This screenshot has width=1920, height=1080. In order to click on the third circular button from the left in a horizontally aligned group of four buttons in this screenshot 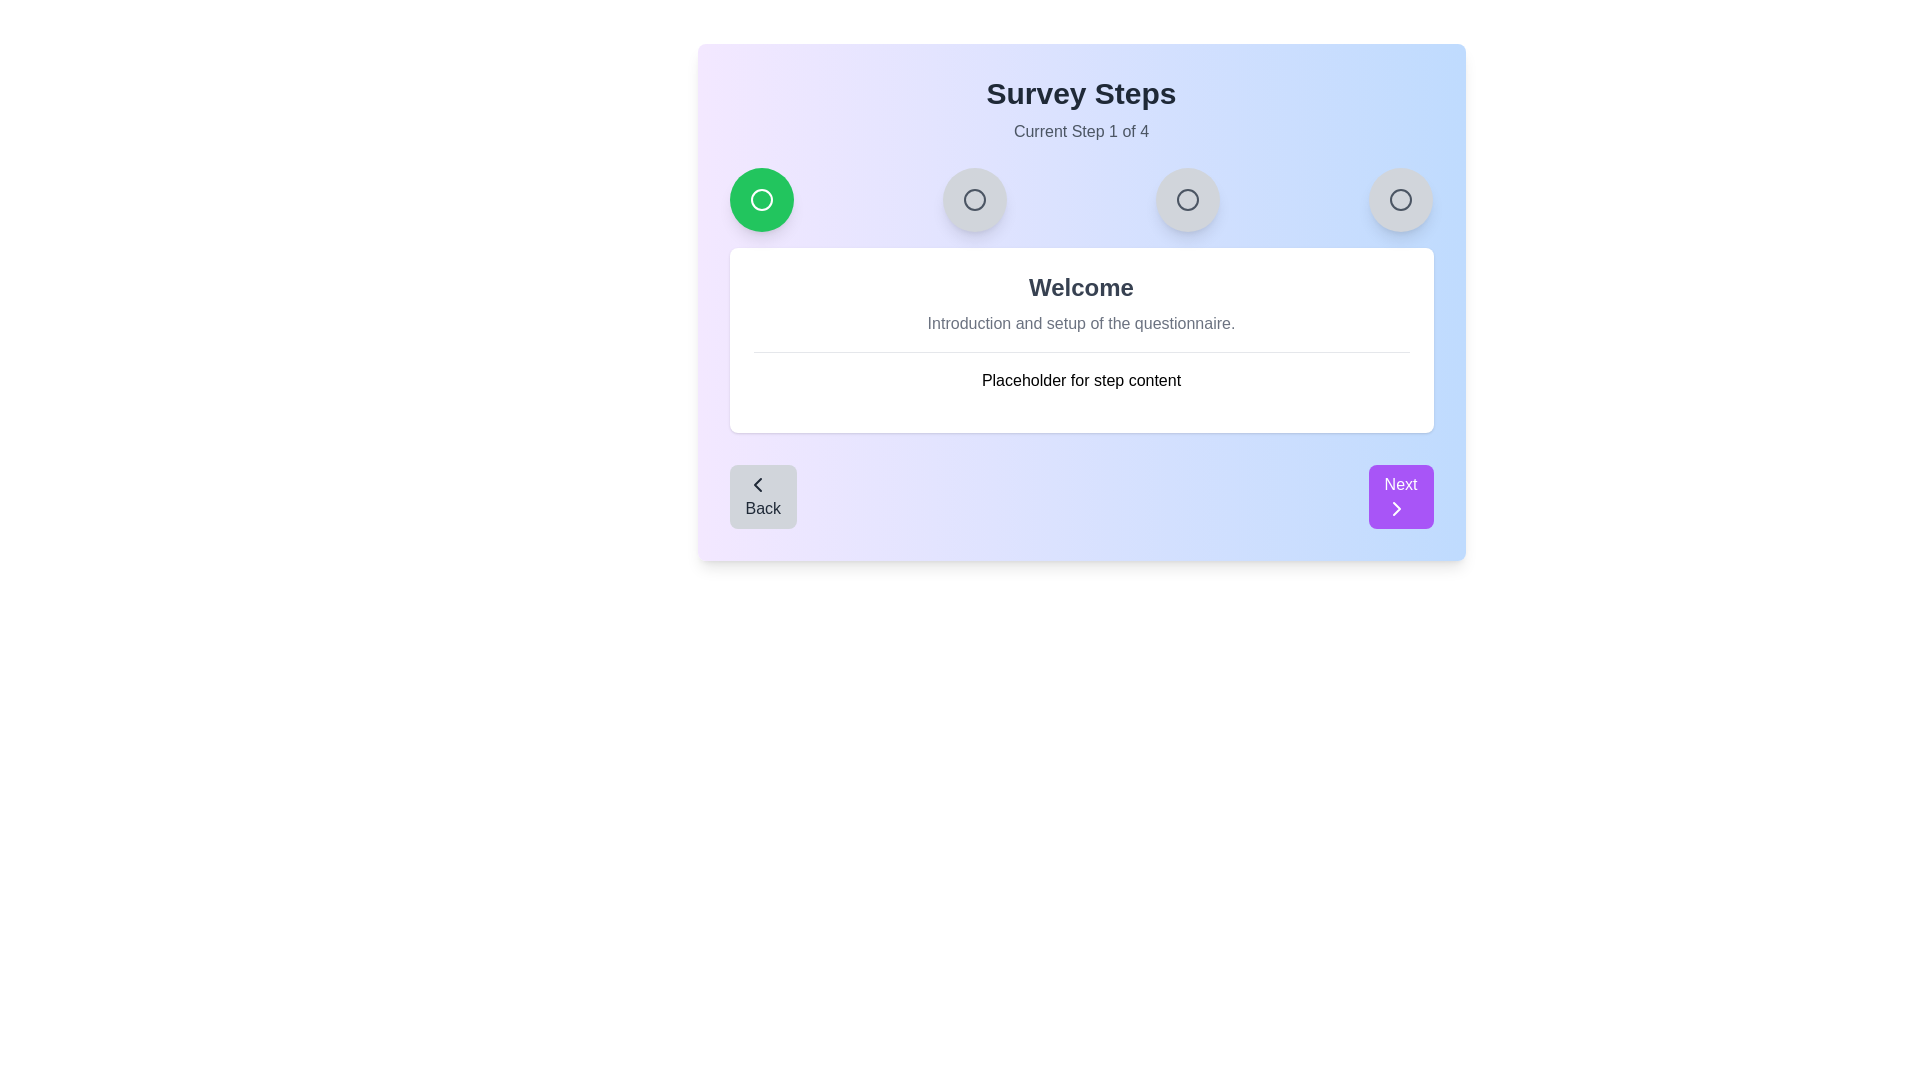, I will do `click(1188, 200)`.